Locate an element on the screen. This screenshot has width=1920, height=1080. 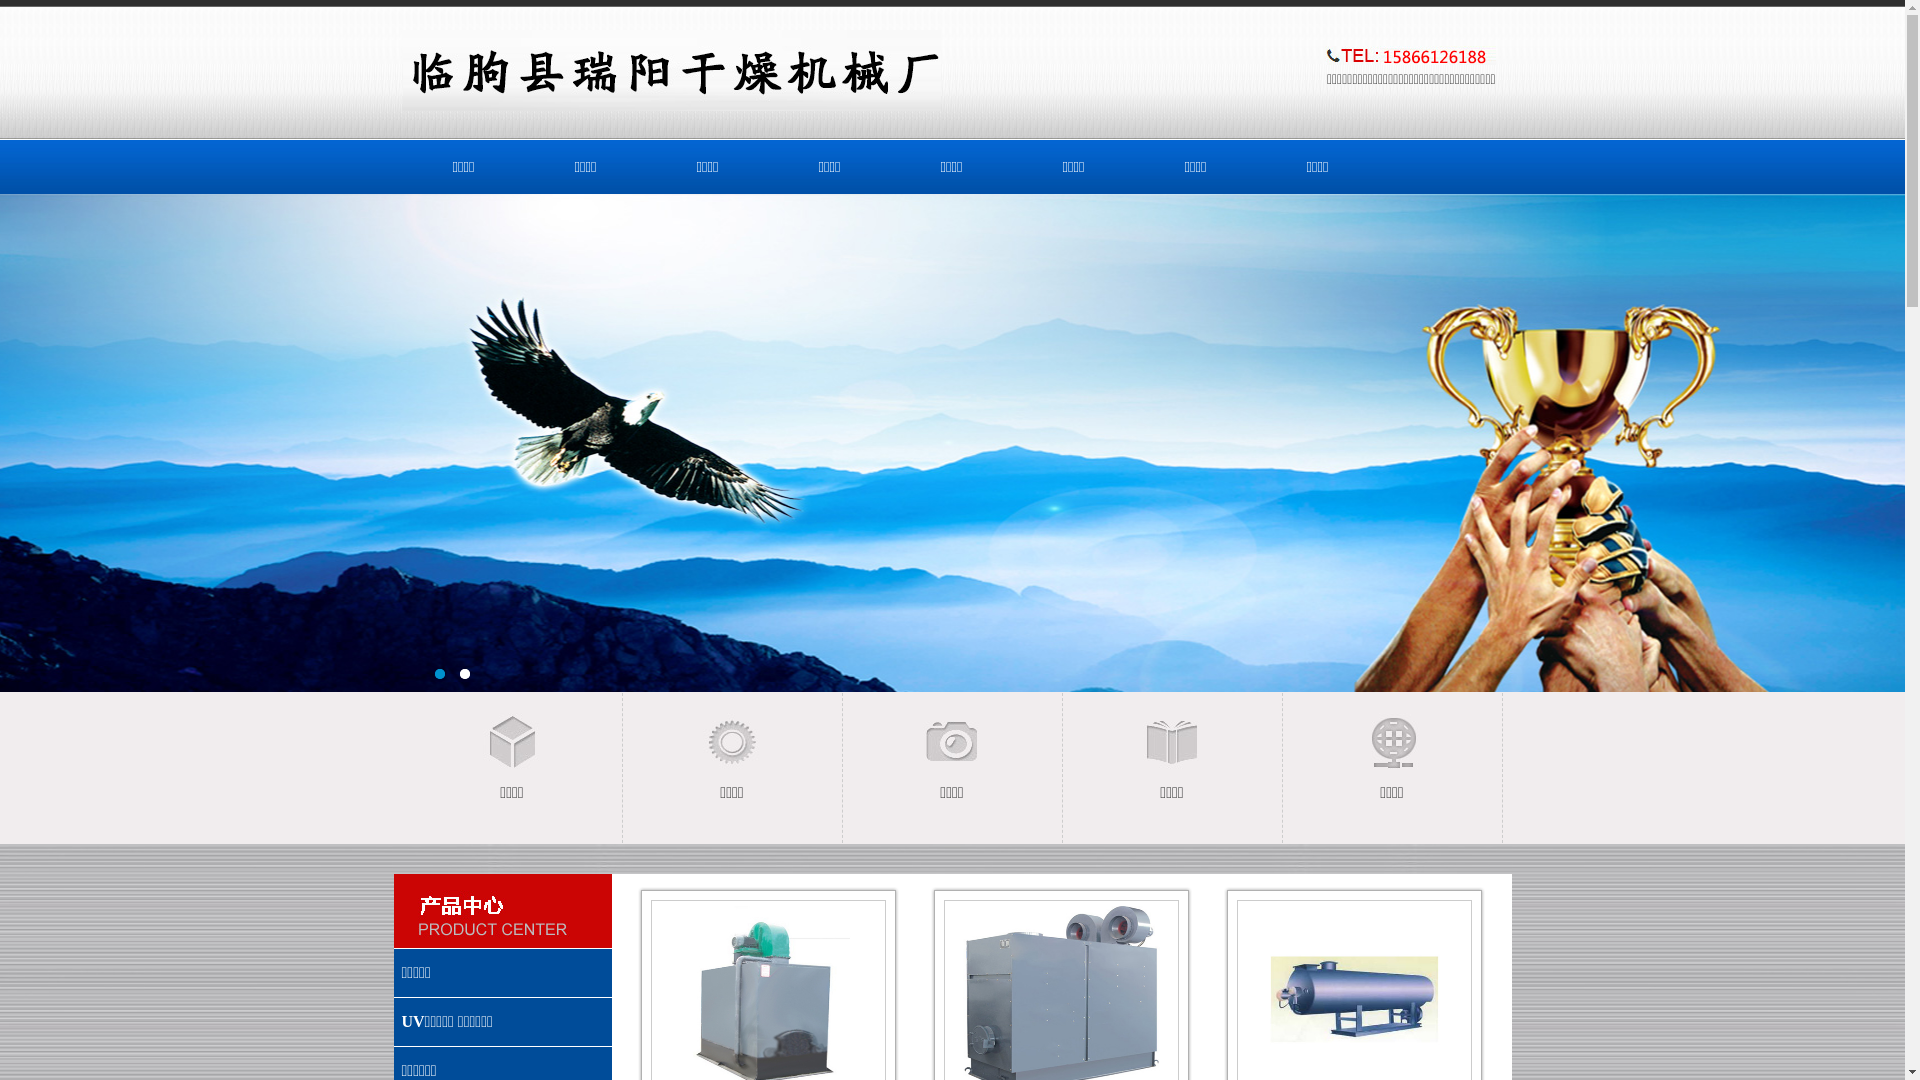
'2' is located at coordinates (464, 677).